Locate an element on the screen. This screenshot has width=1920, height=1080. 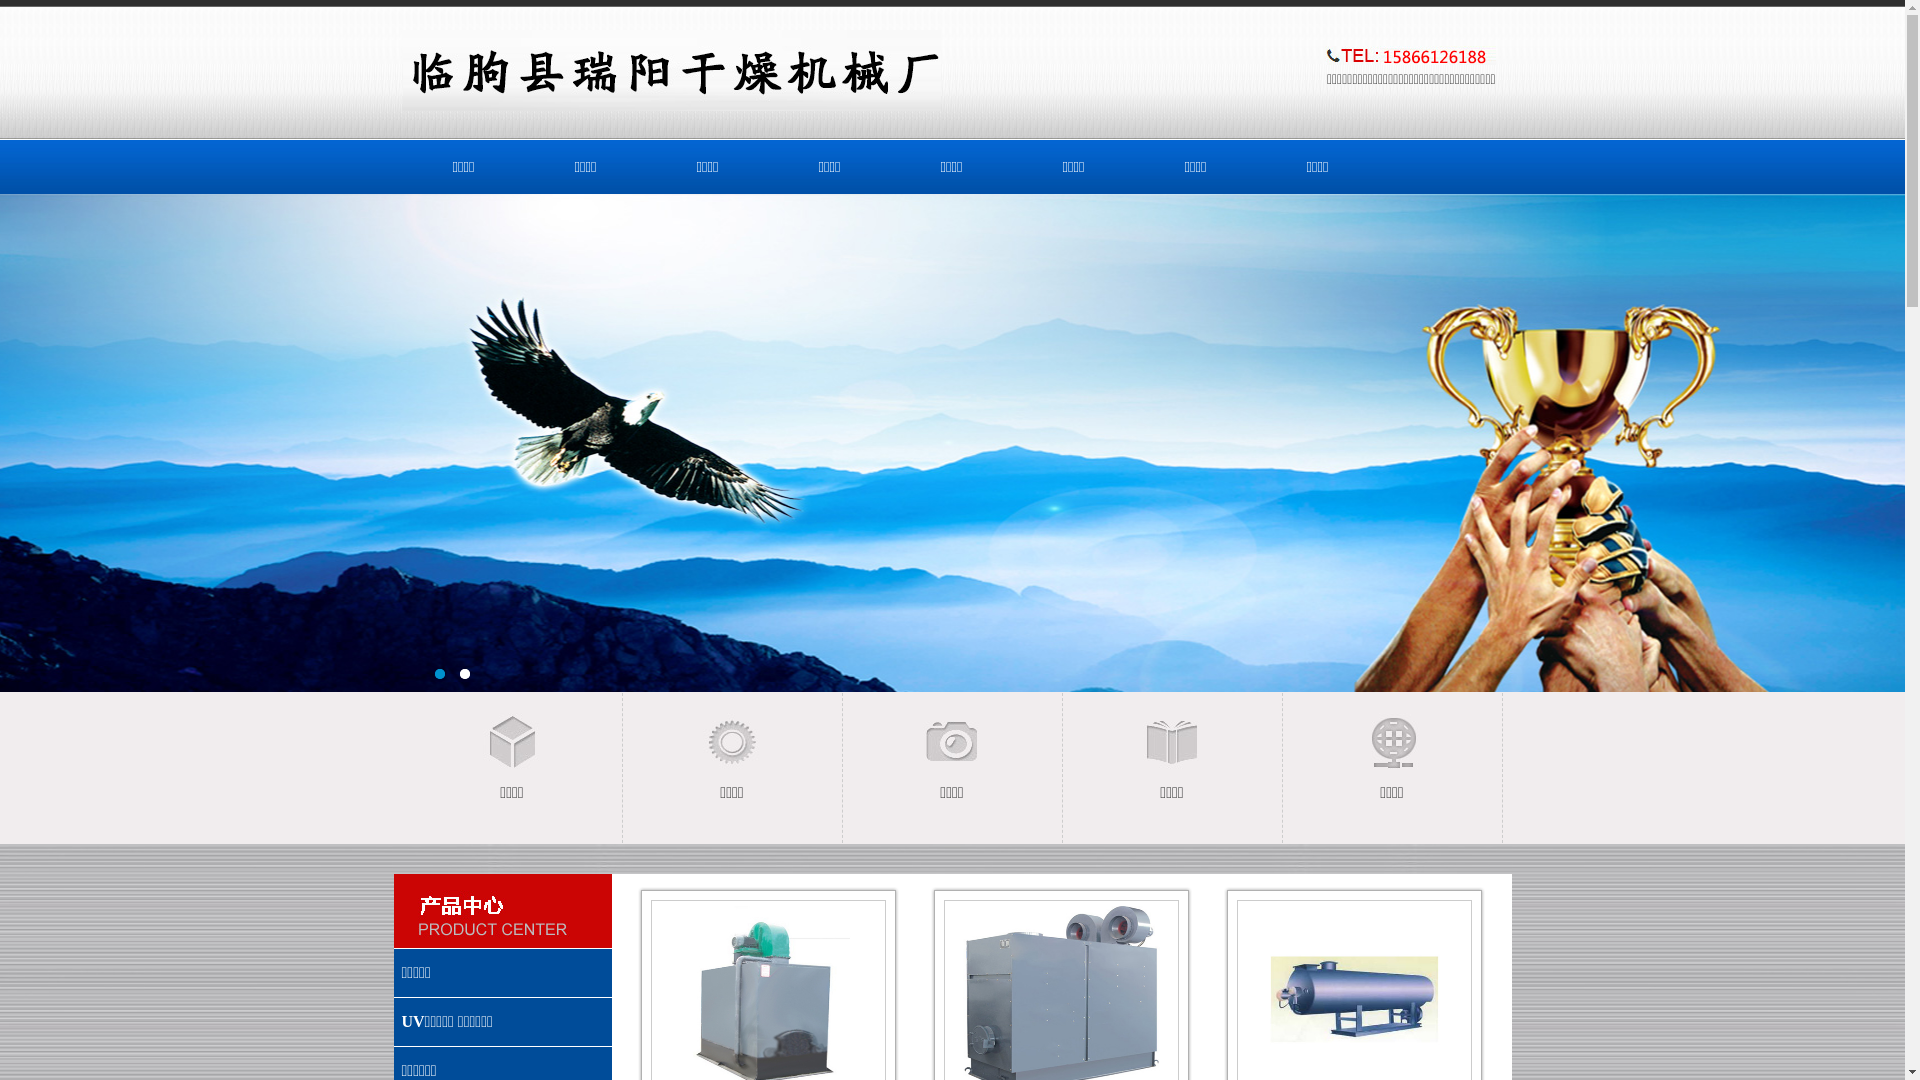
'2' is located at coordinates (464, 677).